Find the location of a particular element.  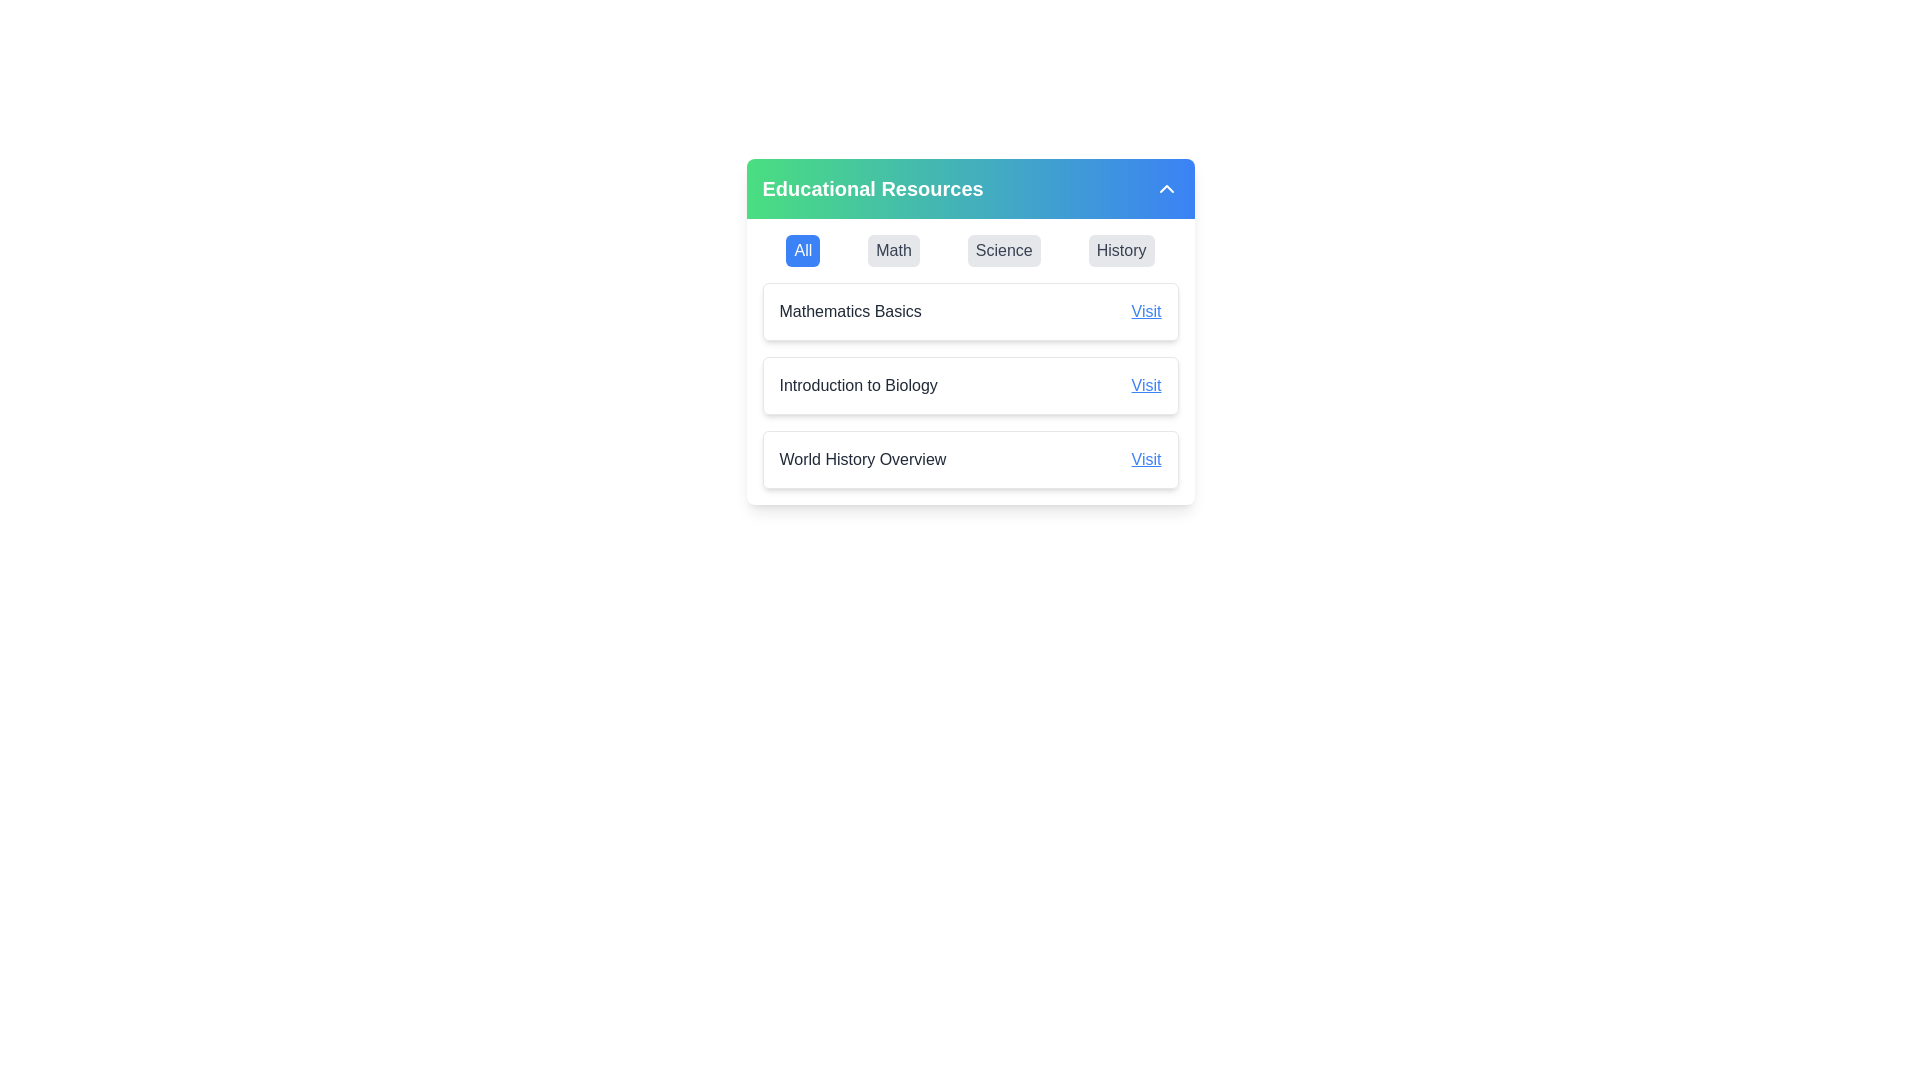

the second hyperlink is located at coordinates (1146, 312).